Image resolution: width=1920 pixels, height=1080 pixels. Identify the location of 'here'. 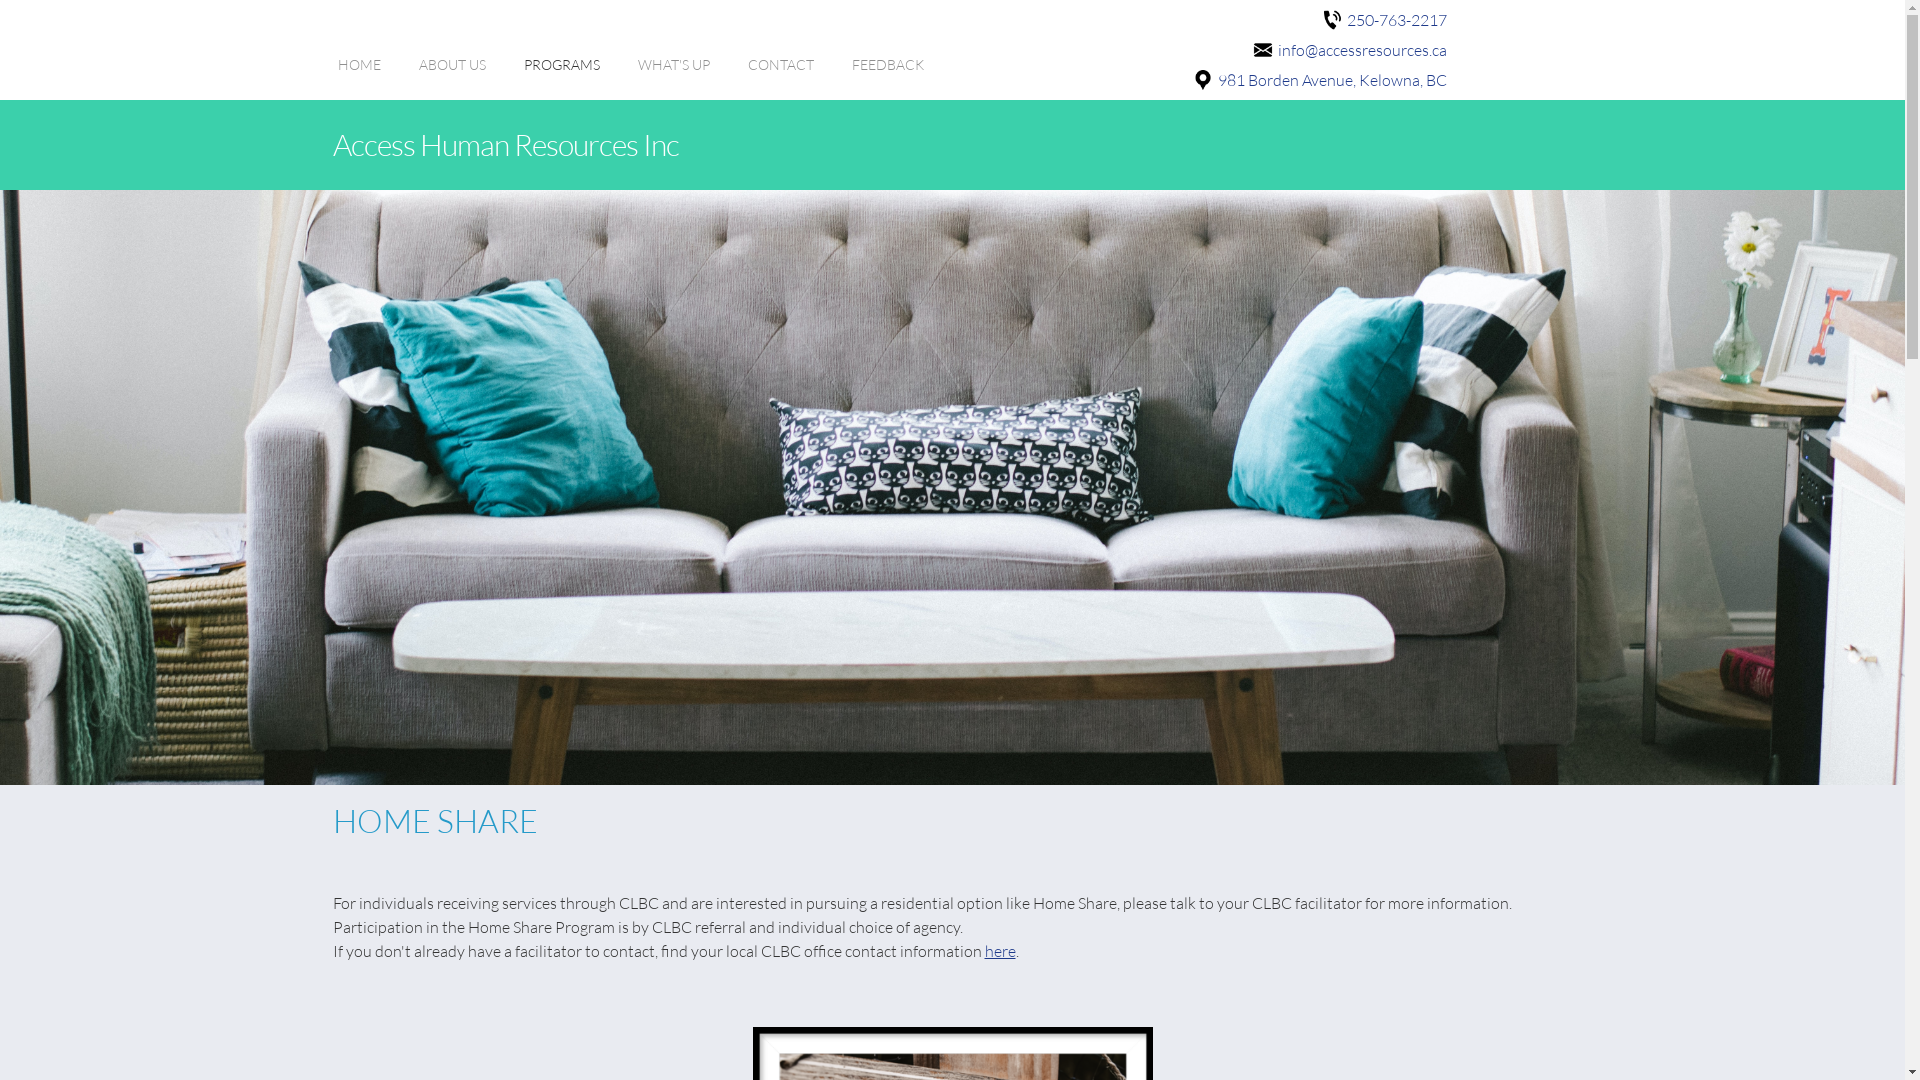
(999, 949).